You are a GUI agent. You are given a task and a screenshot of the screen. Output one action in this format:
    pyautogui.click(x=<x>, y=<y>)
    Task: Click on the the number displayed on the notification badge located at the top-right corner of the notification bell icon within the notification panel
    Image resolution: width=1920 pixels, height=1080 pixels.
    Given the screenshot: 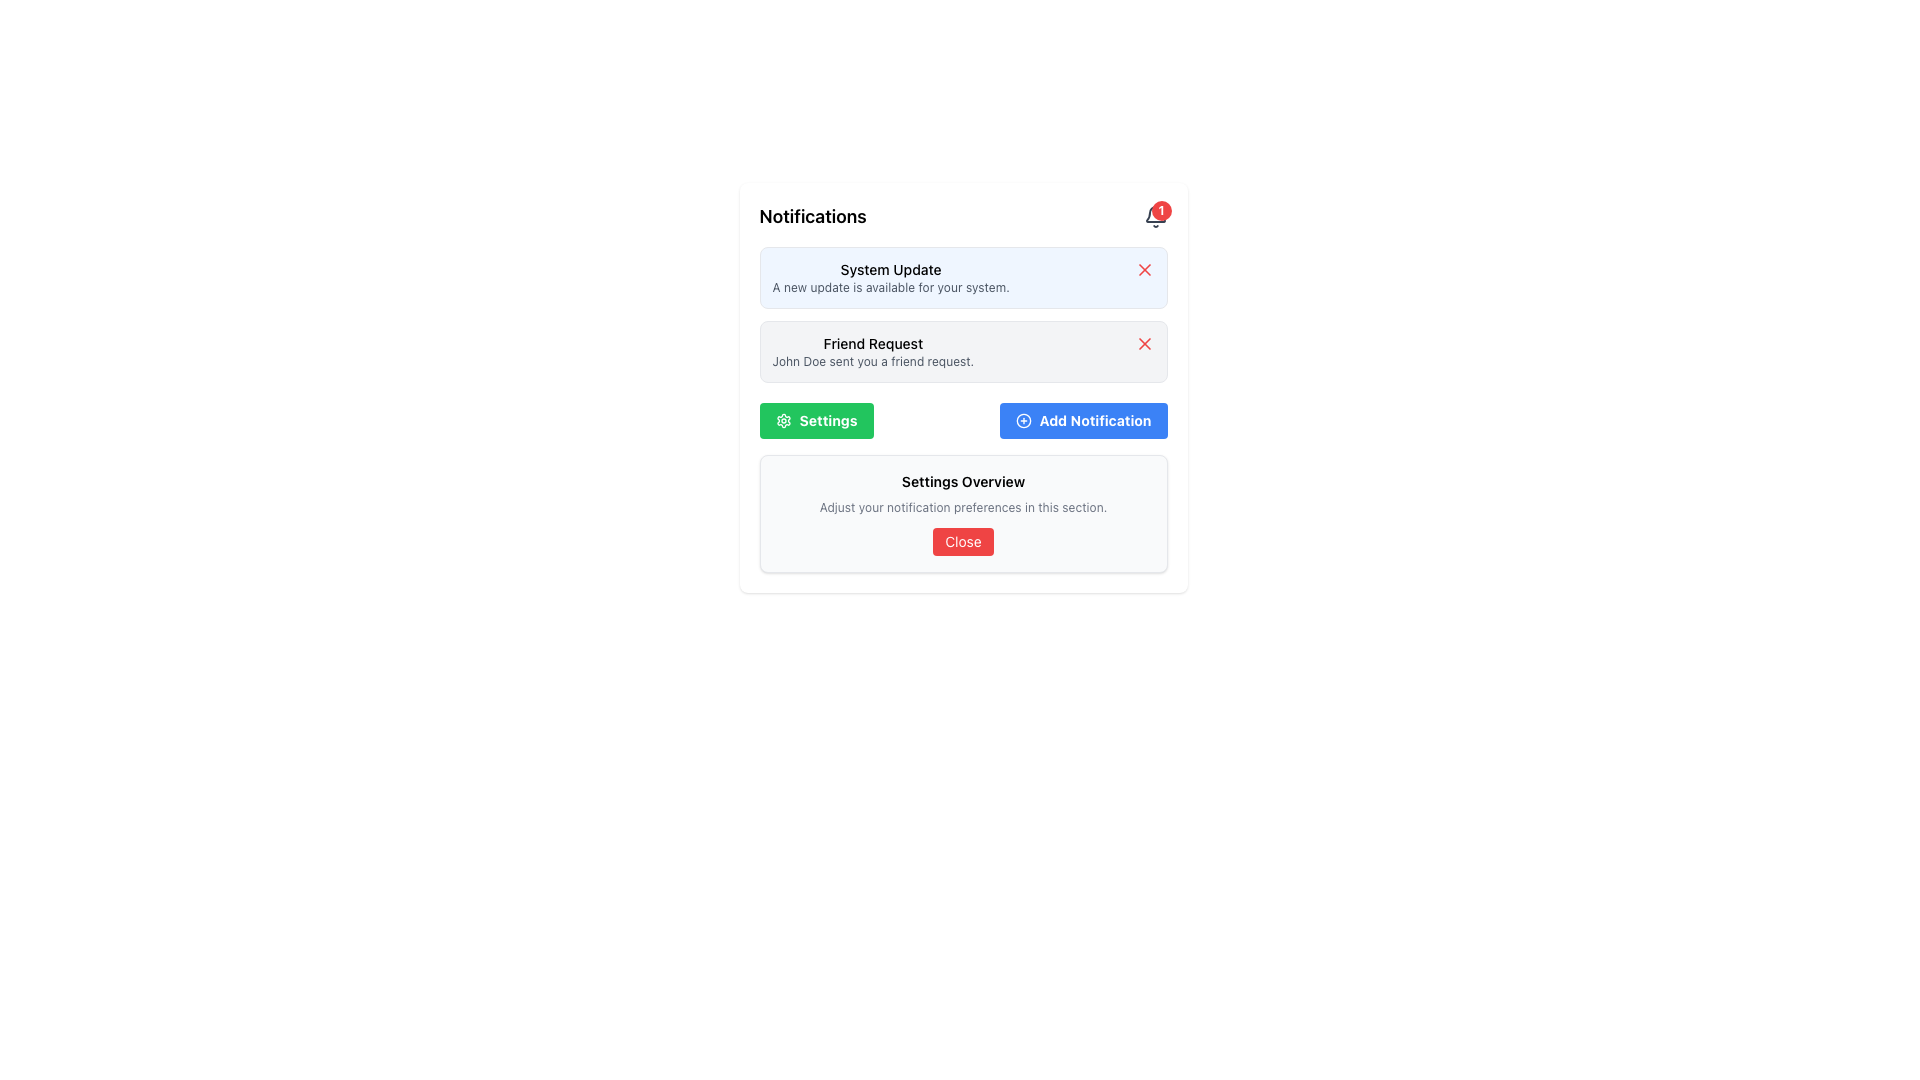 What is the action you would take?
    pyautogui.click(x=1161, y=211)
    